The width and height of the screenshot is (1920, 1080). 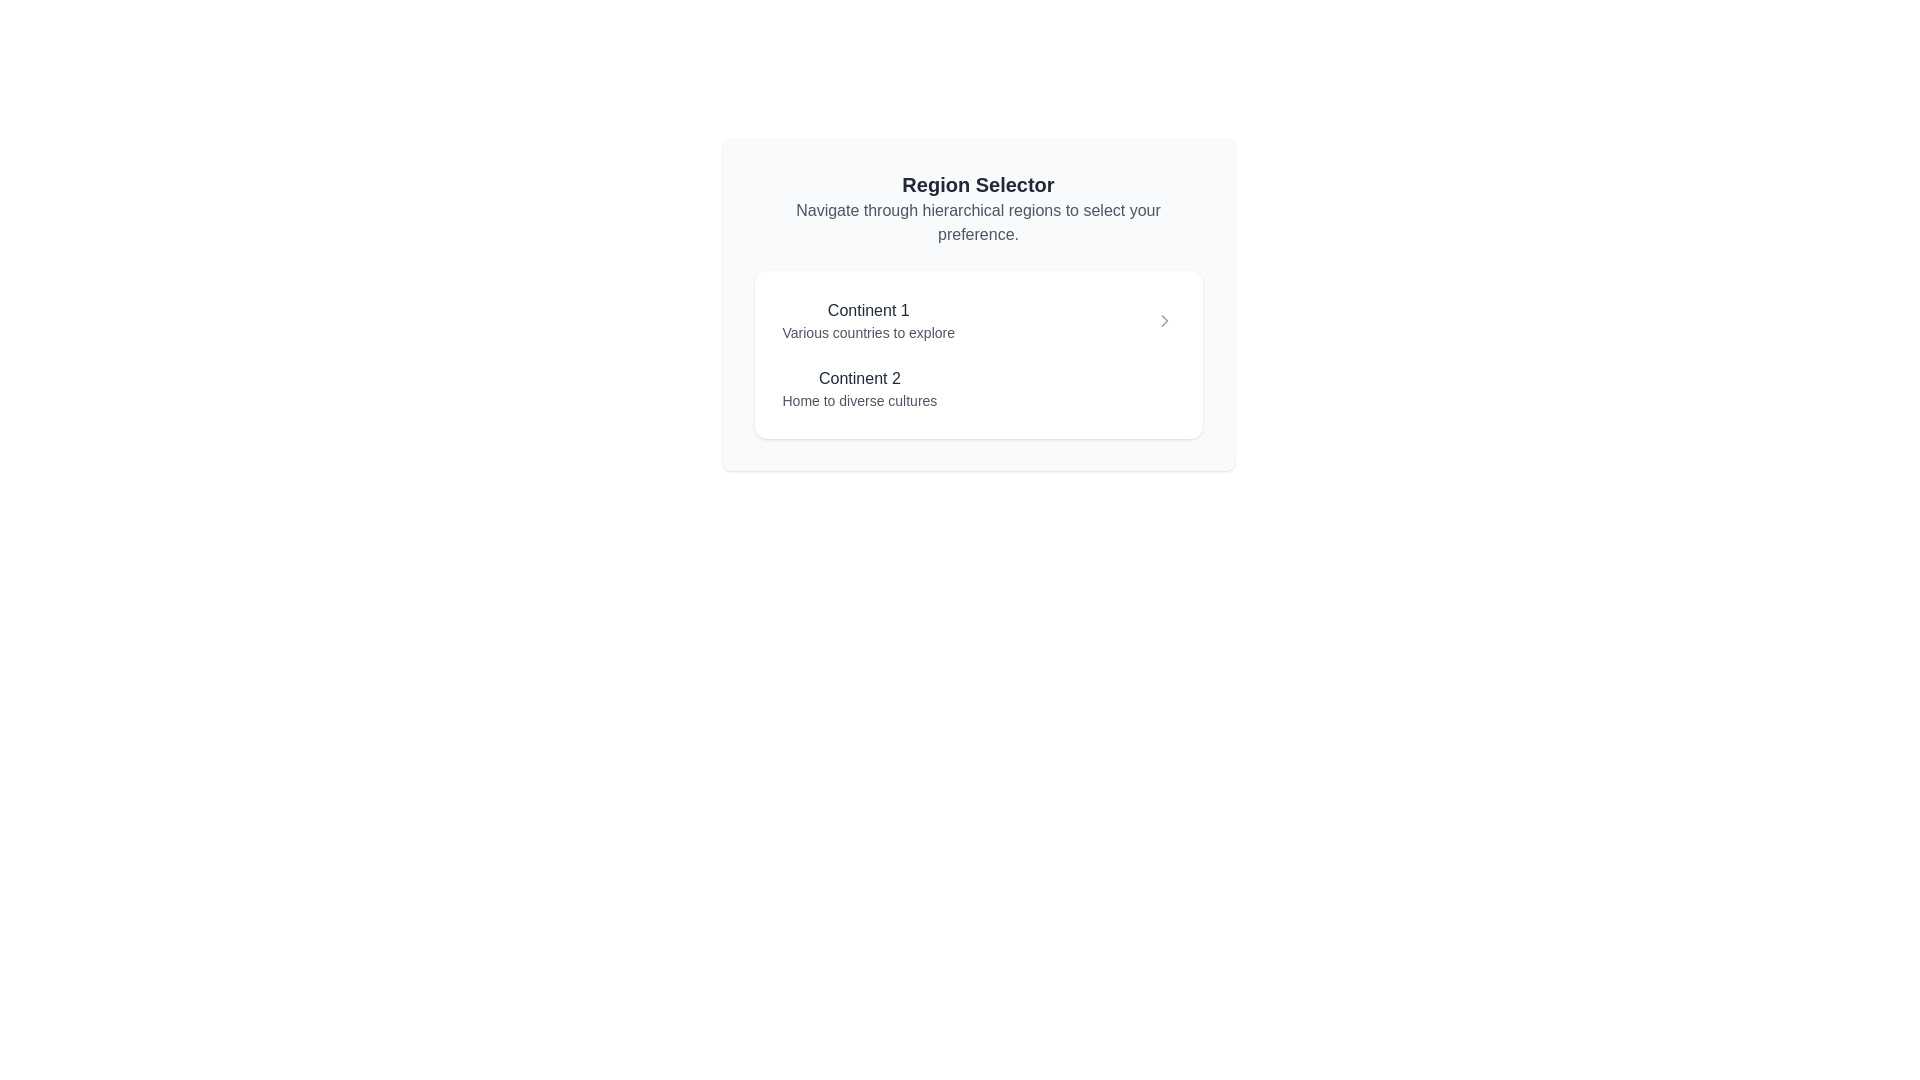 What do you see at coordinates (859, 401) in the screenshot?
I see `static text label providing descriptive information about 'Continent 2', which is located directly below the text 'Continent 2' in the hierarchical region selection interface` at bounding box center [859, 401].